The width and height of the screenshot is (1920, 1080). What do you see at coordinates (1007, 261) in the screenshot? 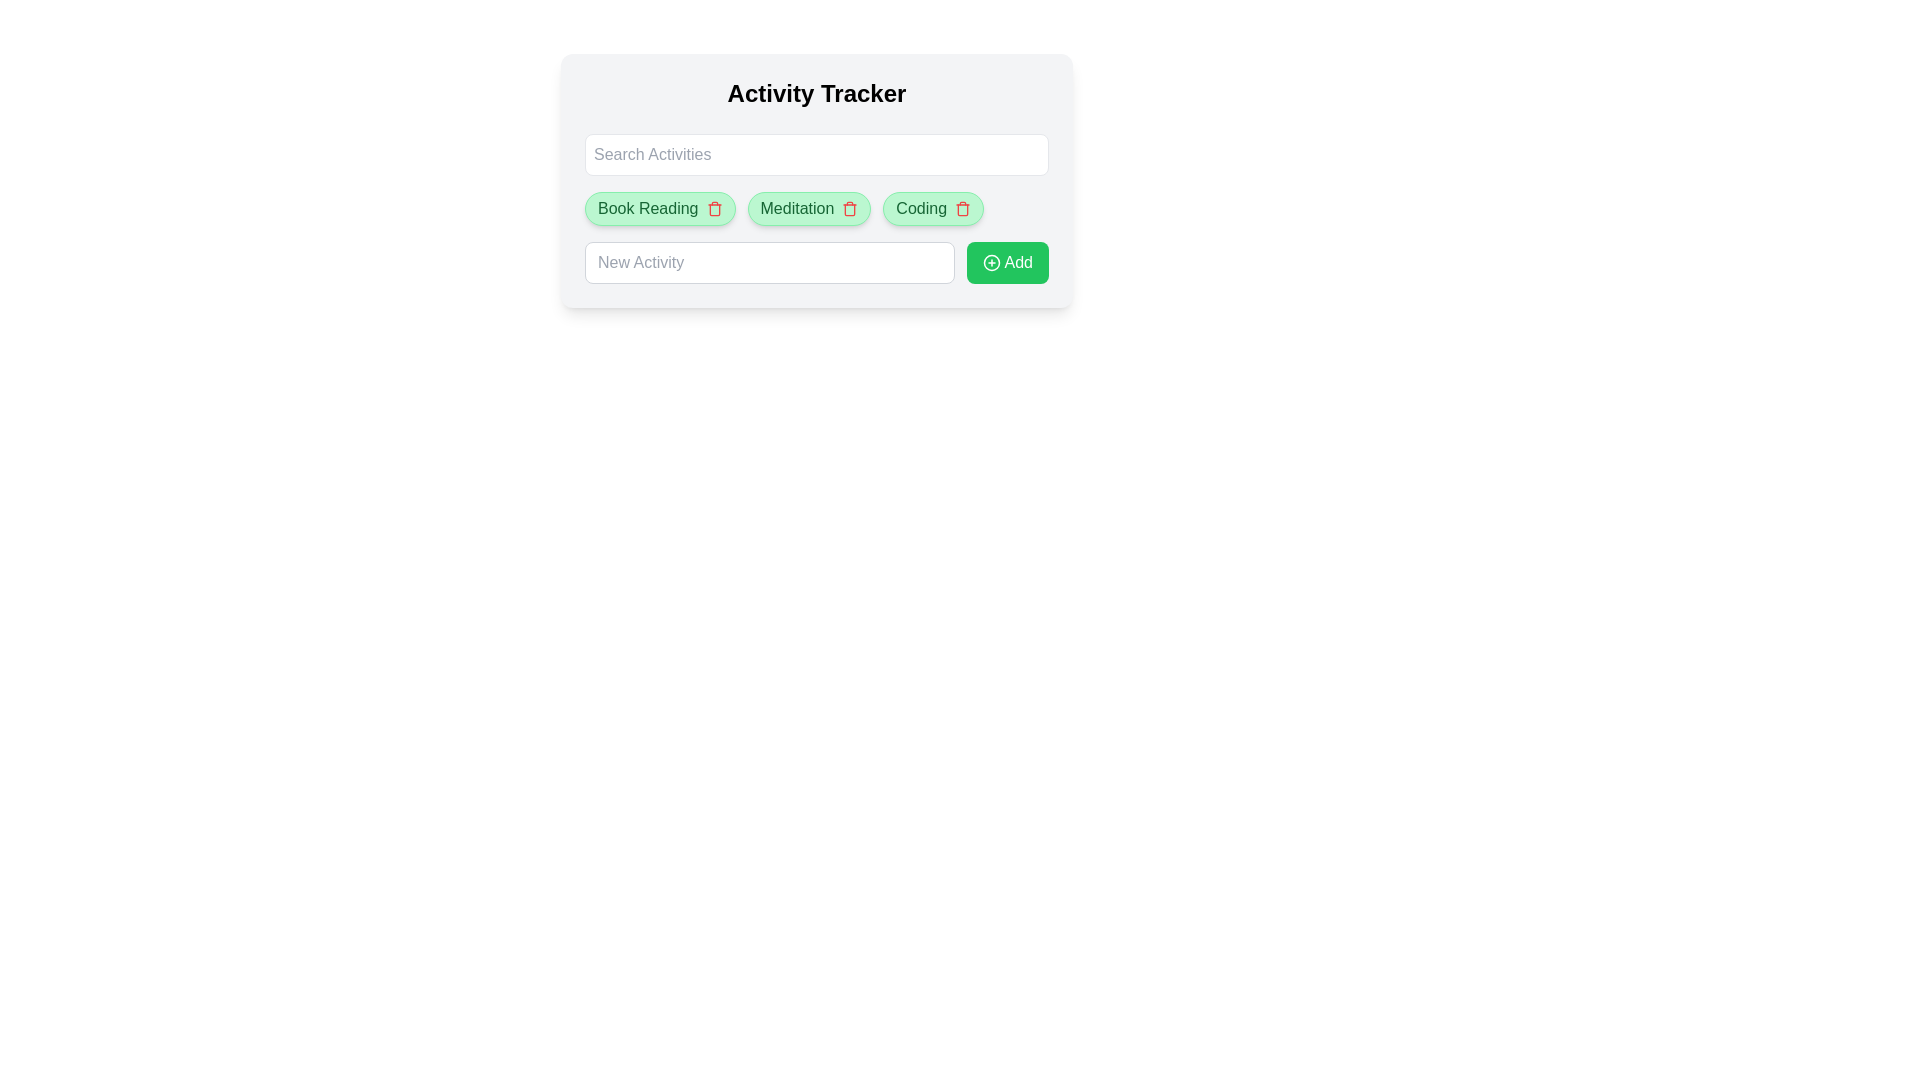
I see `the button that allows users to add a new activity, located at the right end of the horizontal bar, to observe the hover effect` at bounding box center [1007, 261].